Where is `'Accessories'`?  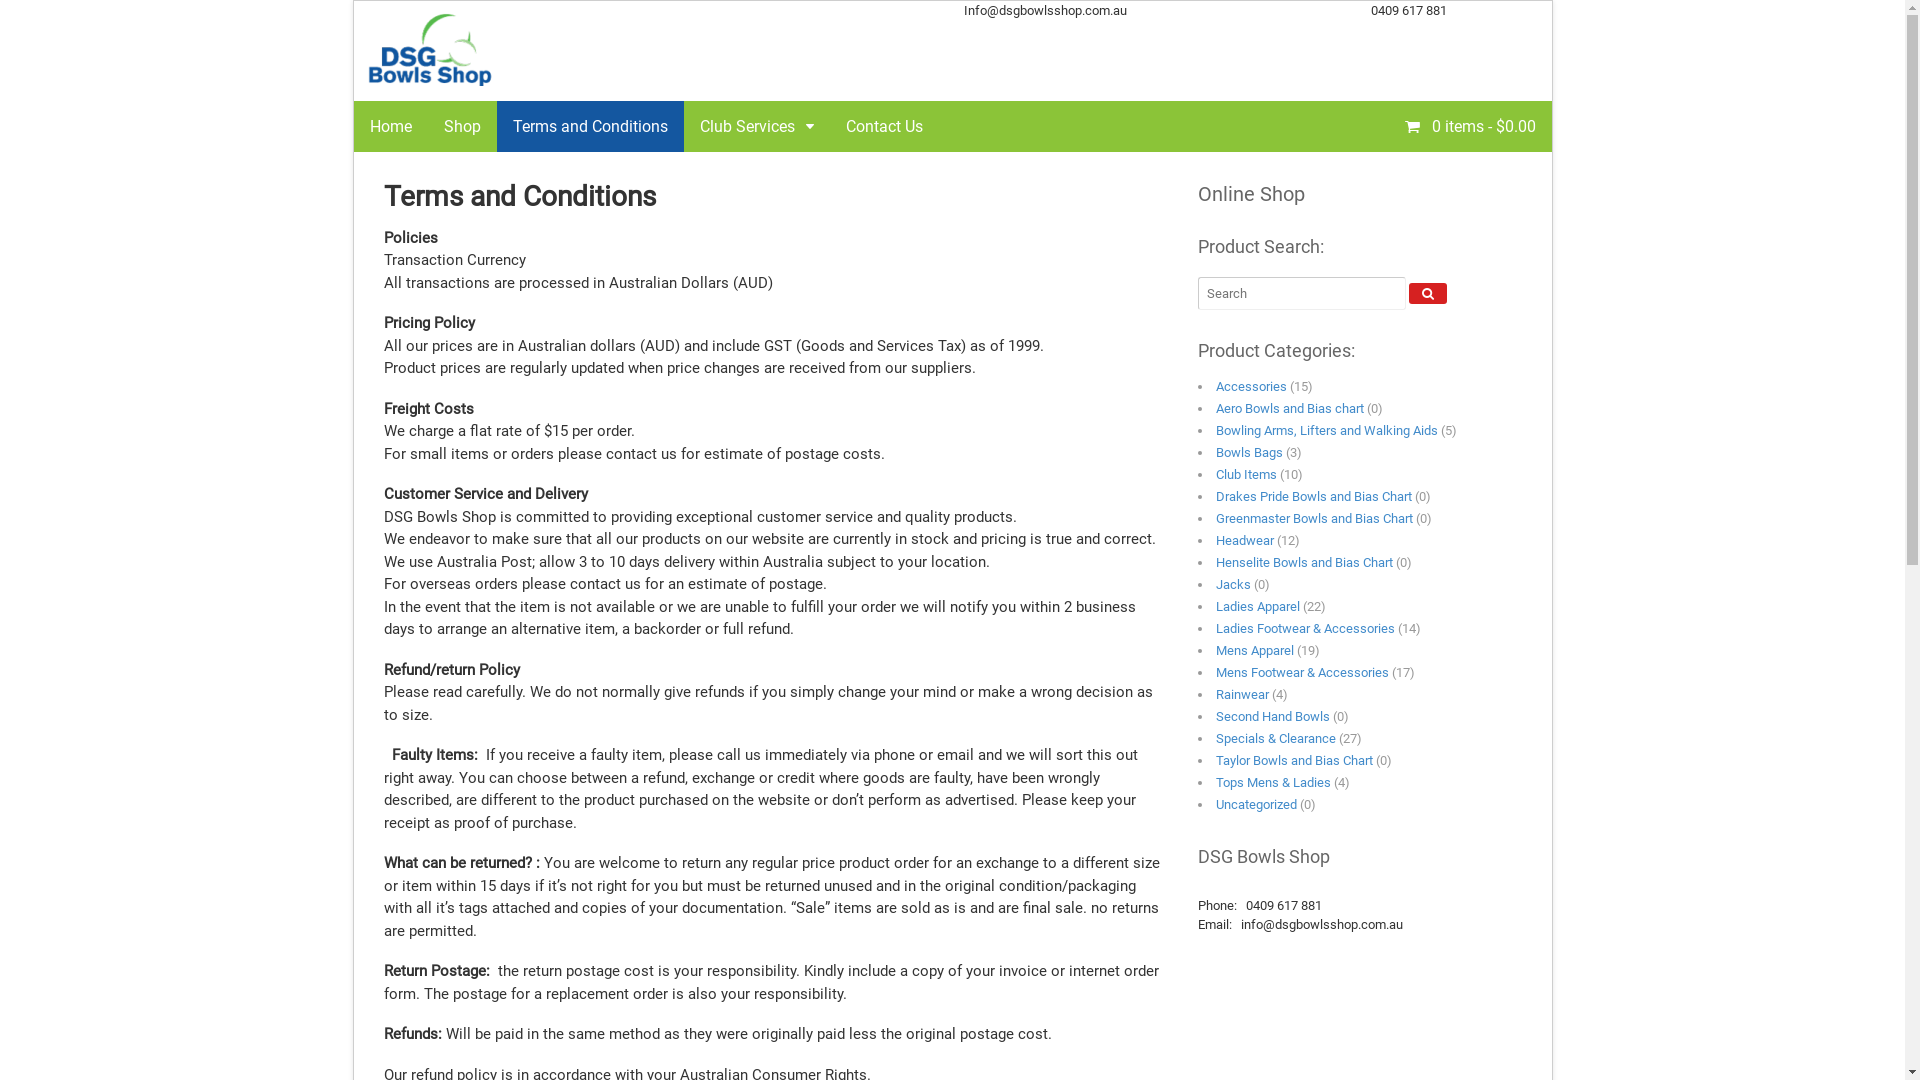
'Accessories' is located at coordinates (1214, 386).